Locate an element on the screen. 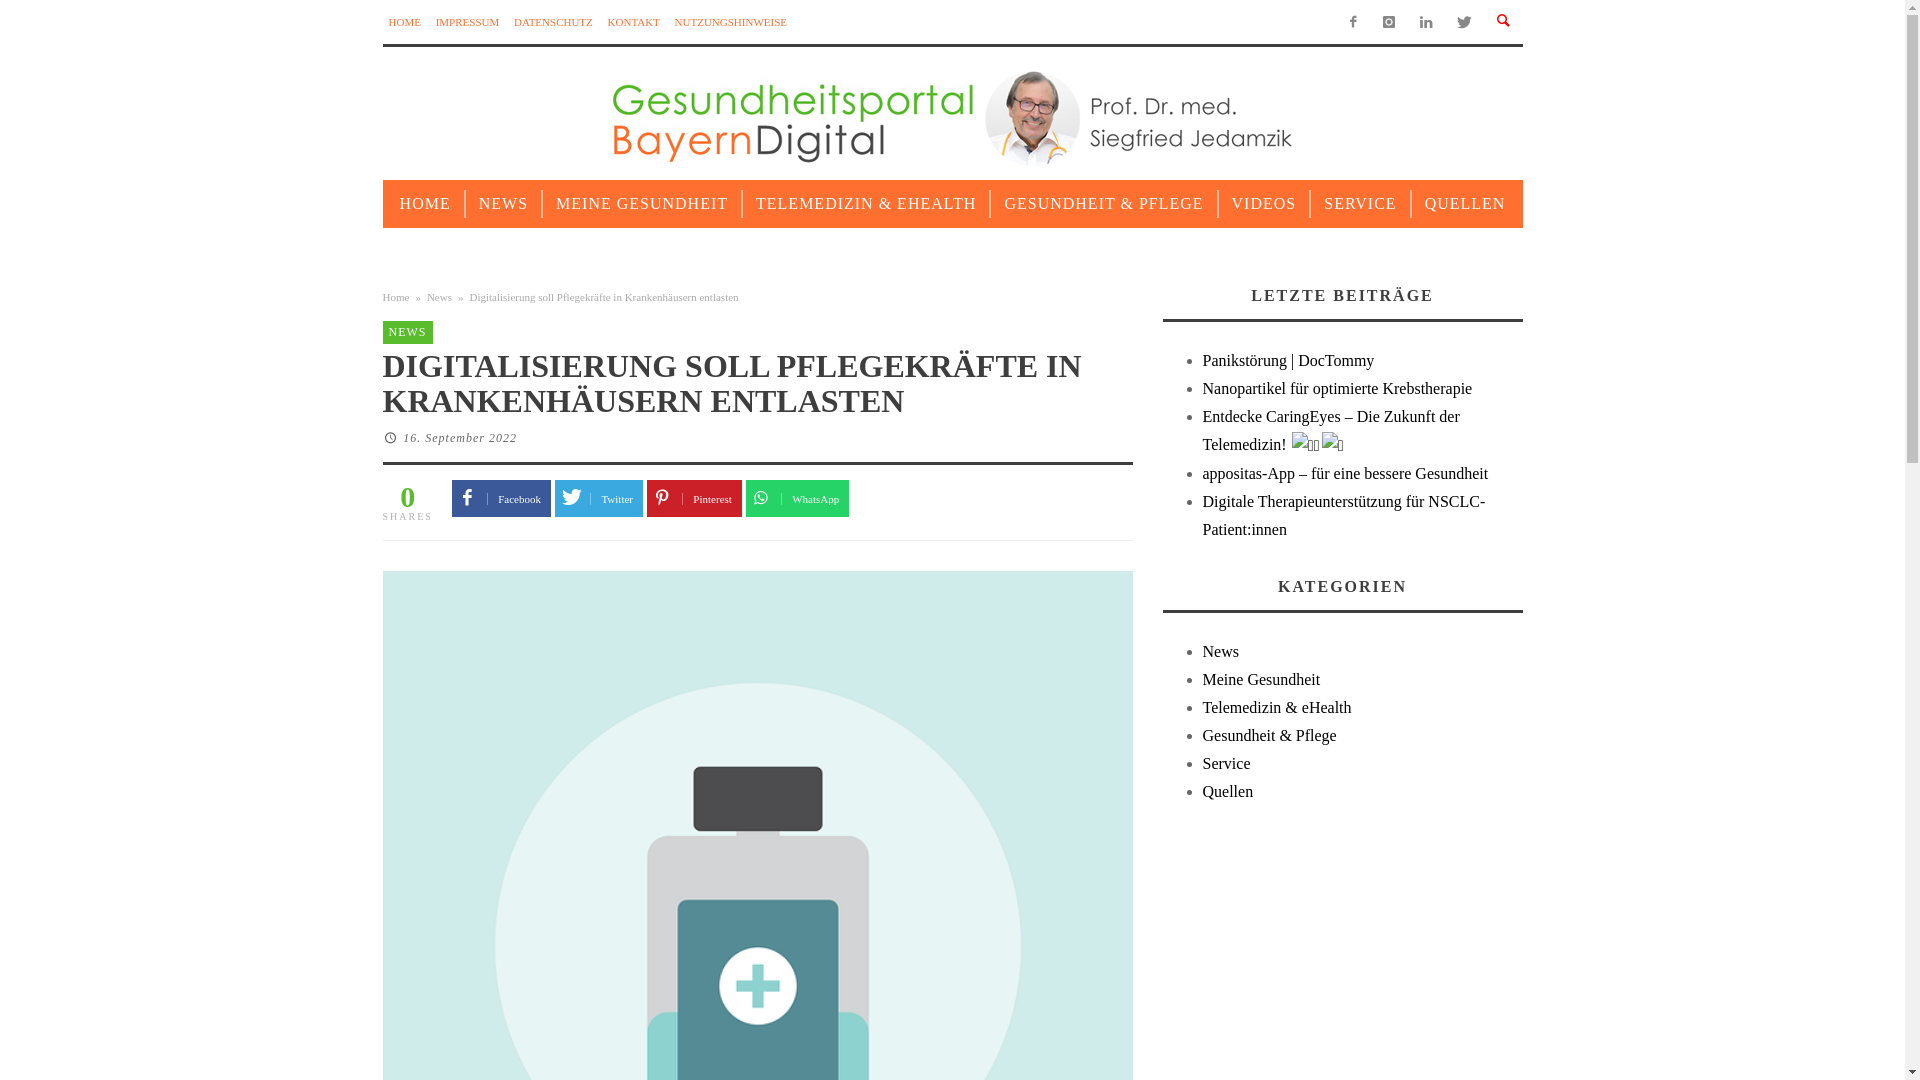  'Pinterest' is located at coordinates (694, 497).